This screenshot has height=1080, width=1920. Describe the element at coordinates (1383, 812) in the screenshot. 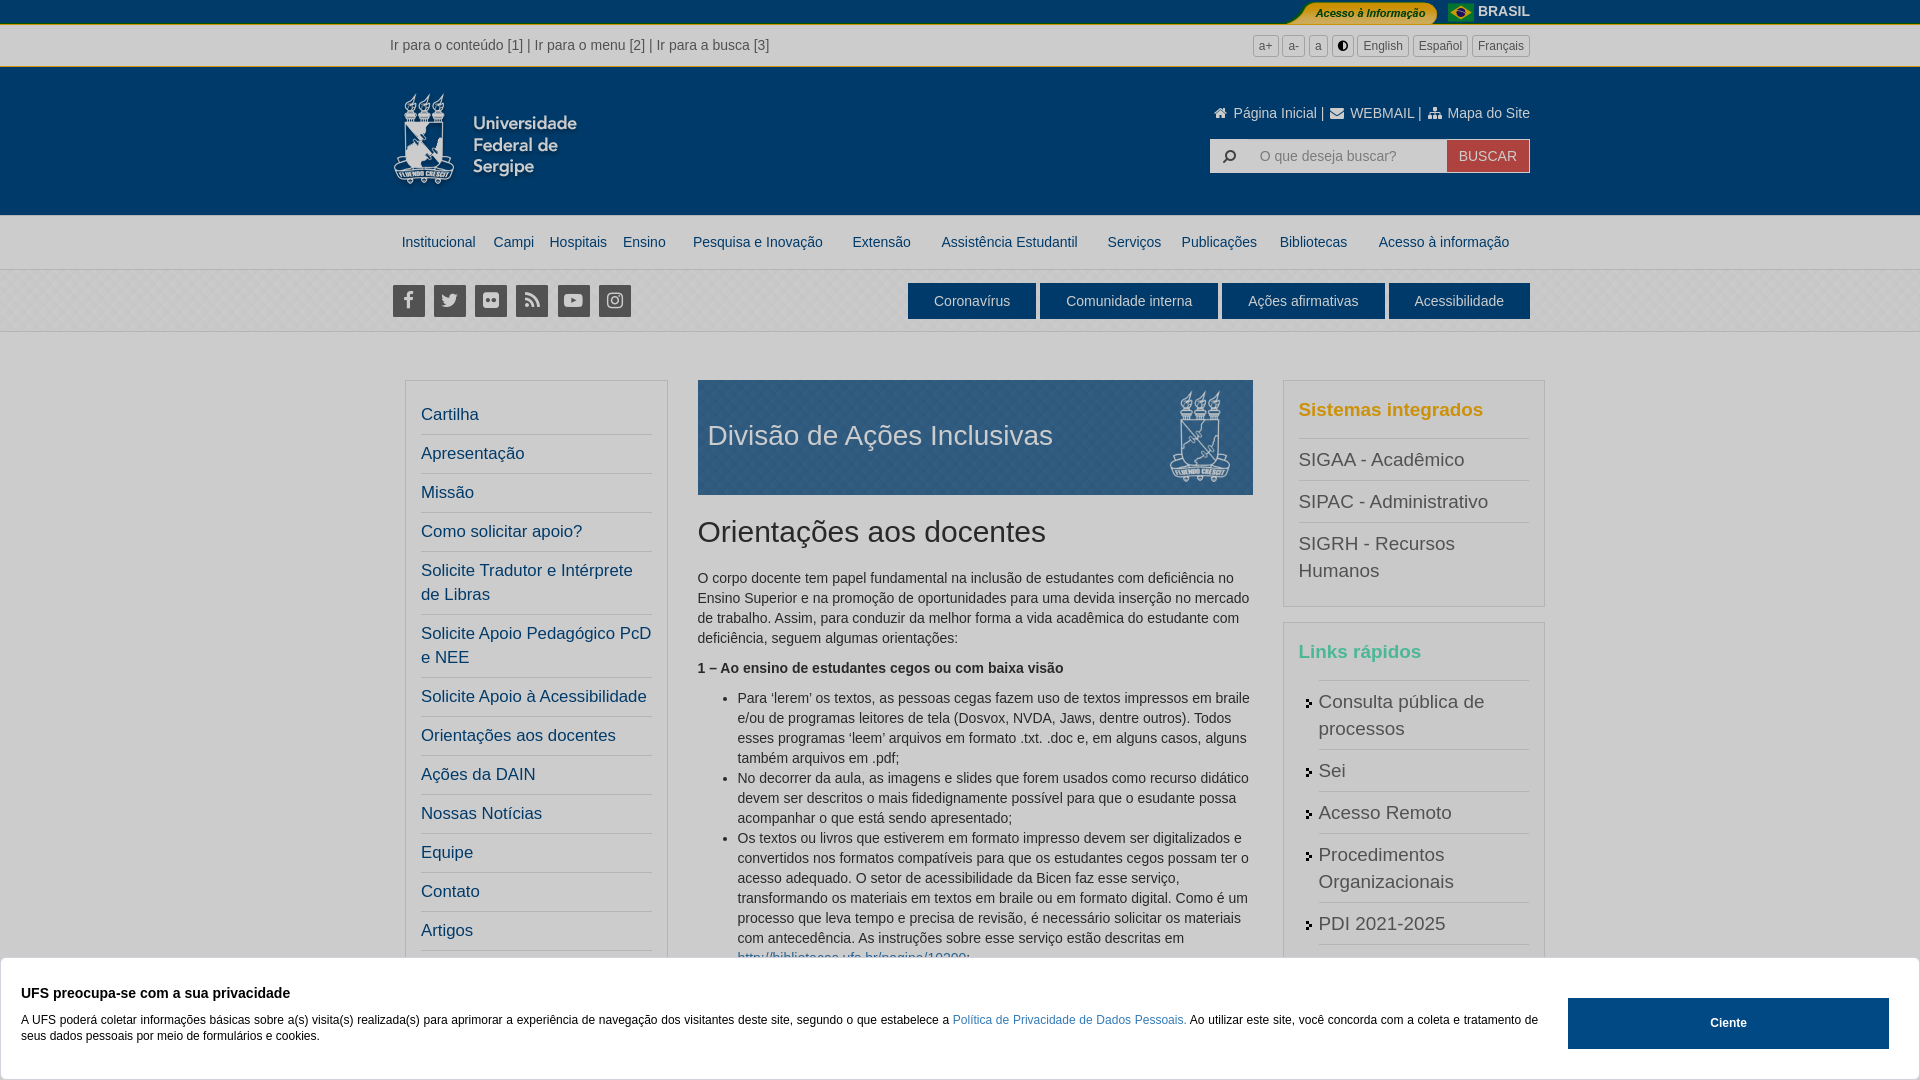

I see `'Acesso Remoto'` at that location.